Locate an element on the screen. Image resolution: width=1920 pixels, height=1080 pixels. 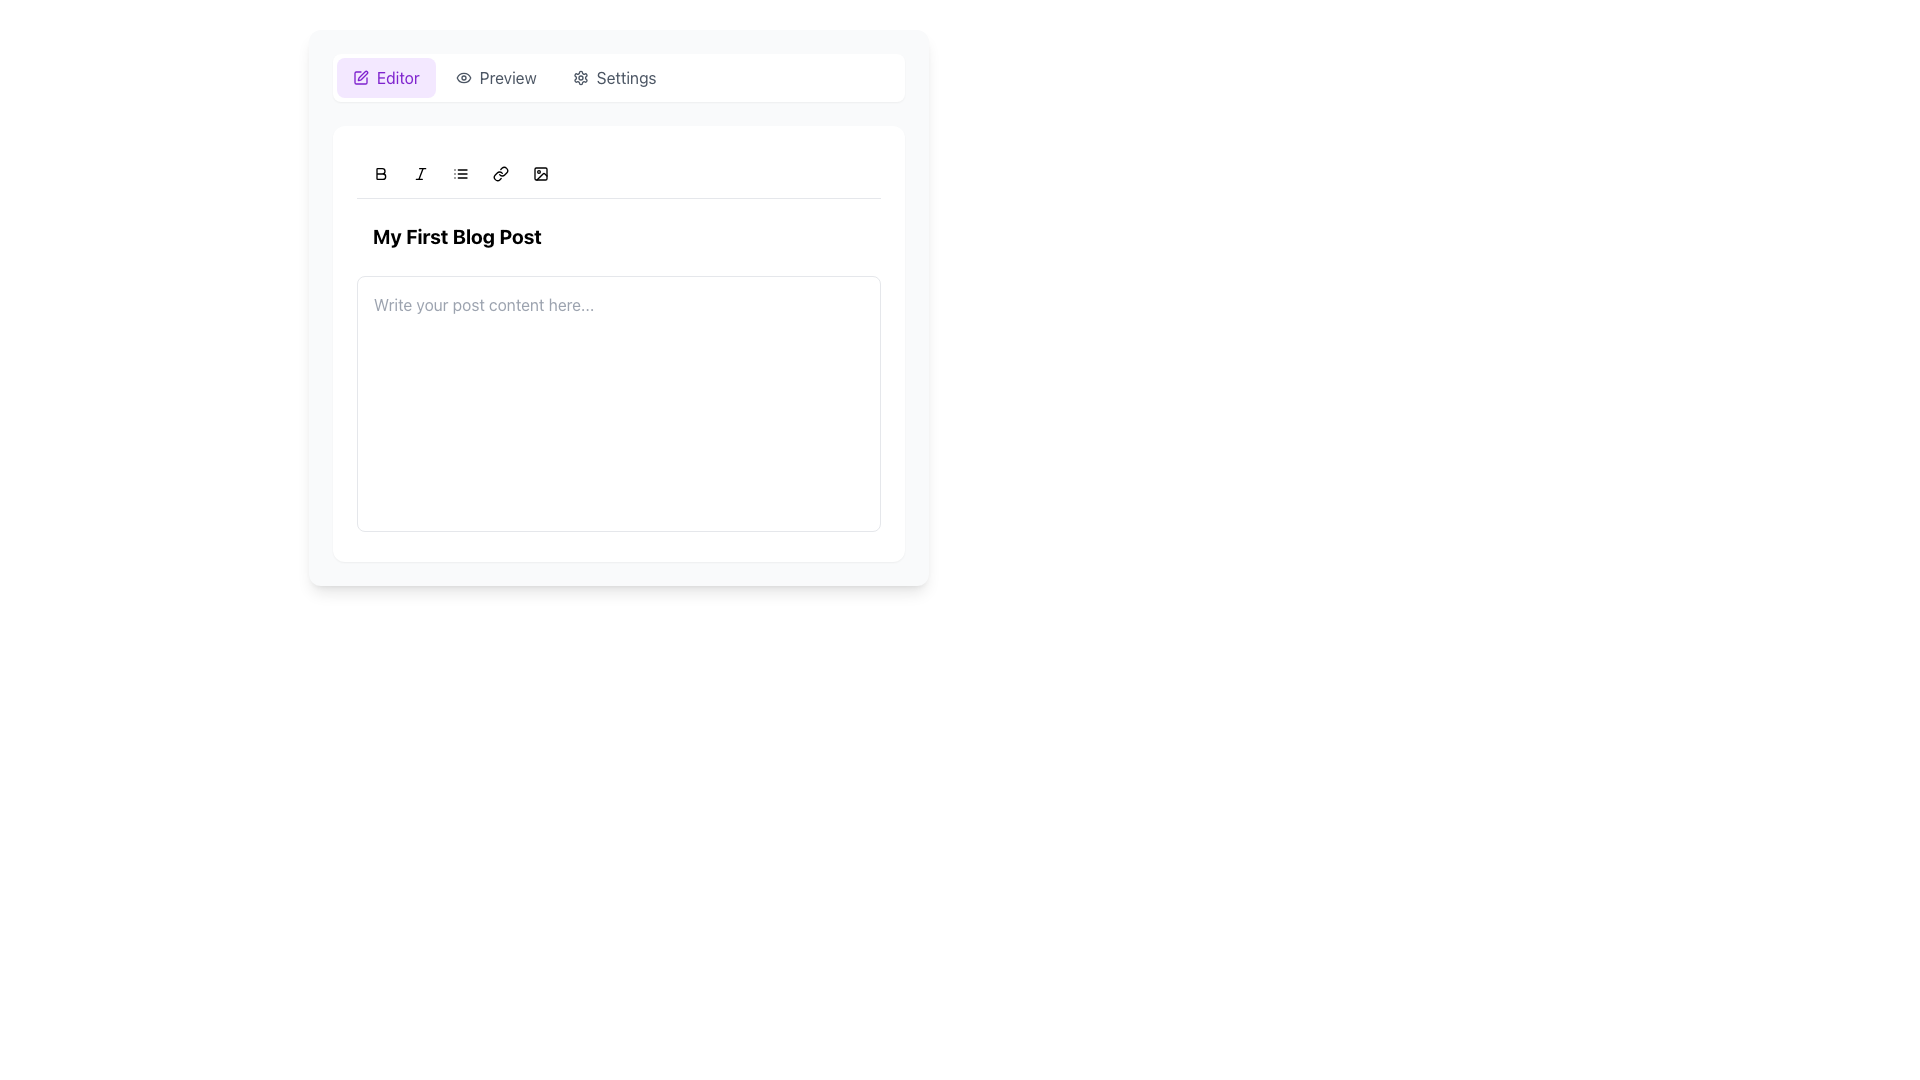
the italic 'I' icon button located in the text formatting section of the blog editor interface to apply italic formatting is located at coordinates (420, 172).